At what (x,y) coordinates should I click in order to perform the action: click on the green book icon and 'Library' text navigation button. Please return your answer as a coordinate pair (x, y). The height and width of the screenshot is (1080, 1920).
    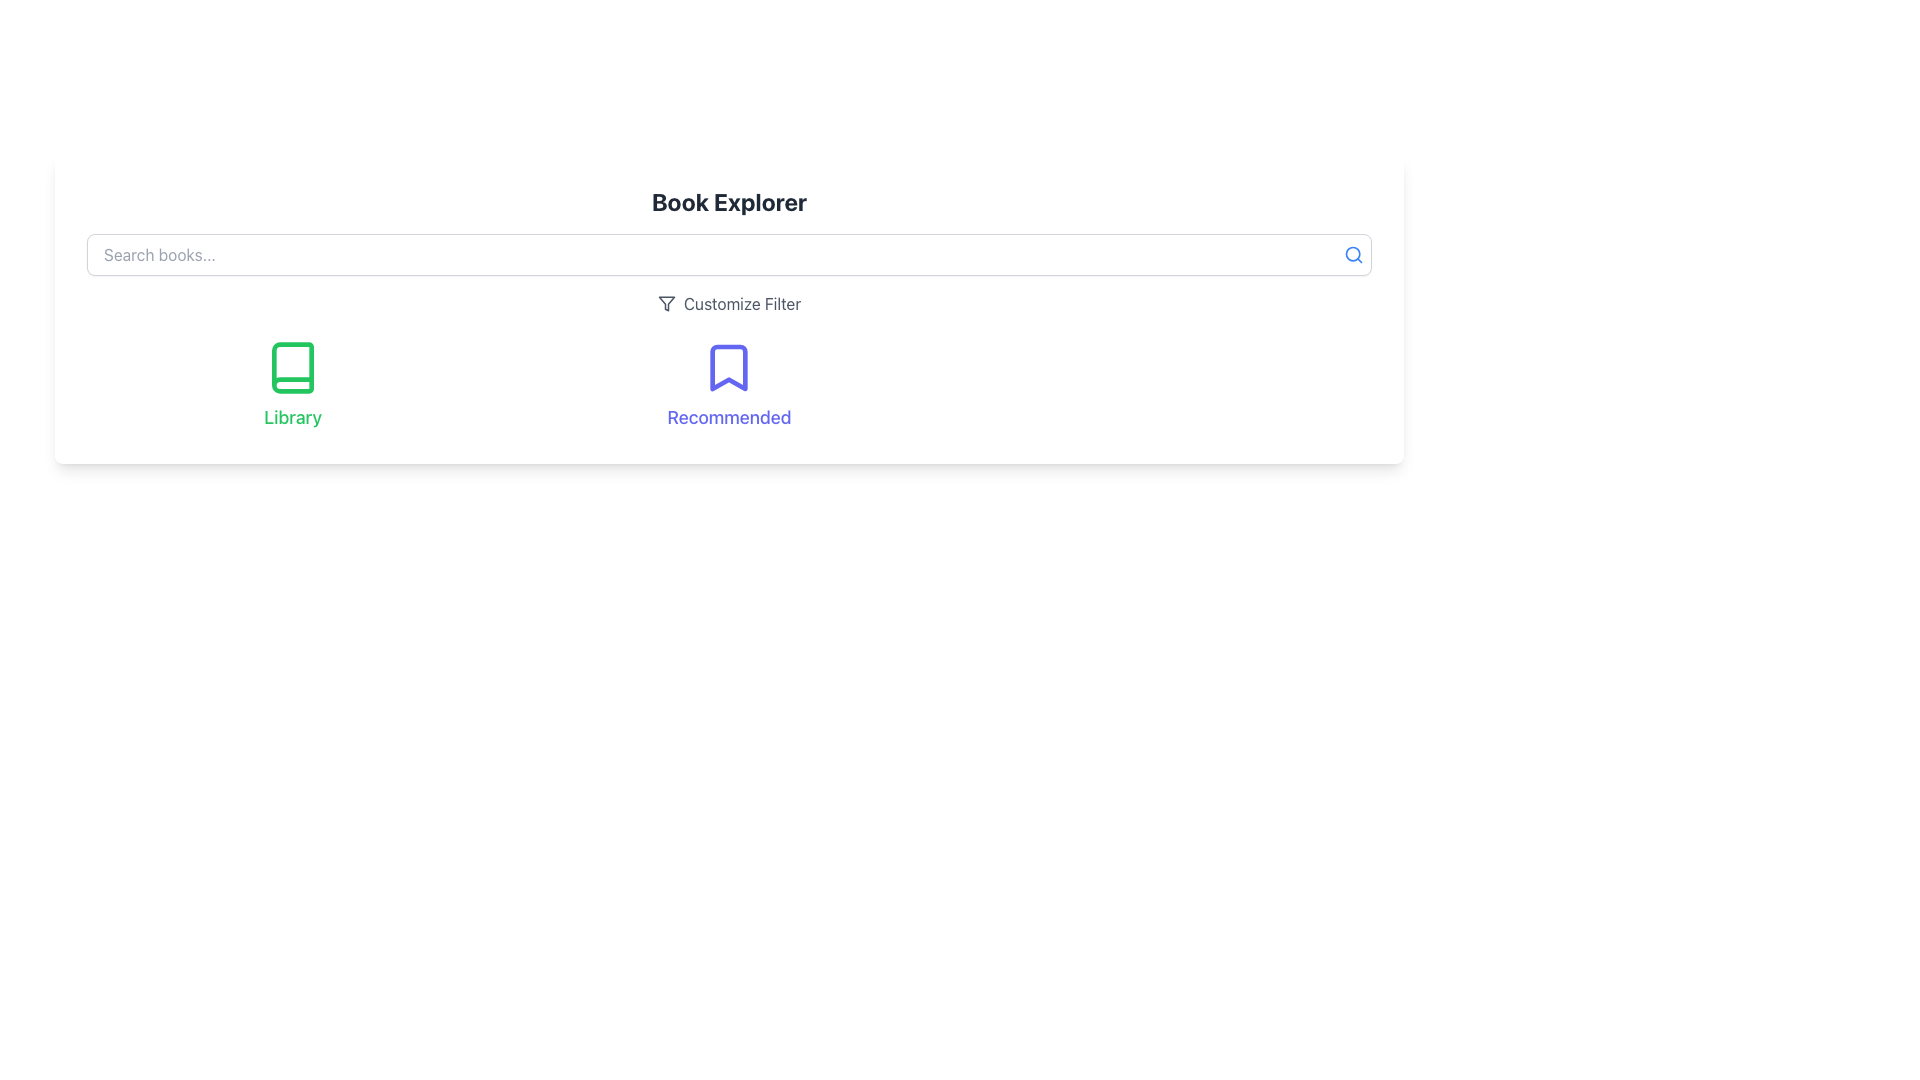
    Looking at the image, I should click on (292, 385).